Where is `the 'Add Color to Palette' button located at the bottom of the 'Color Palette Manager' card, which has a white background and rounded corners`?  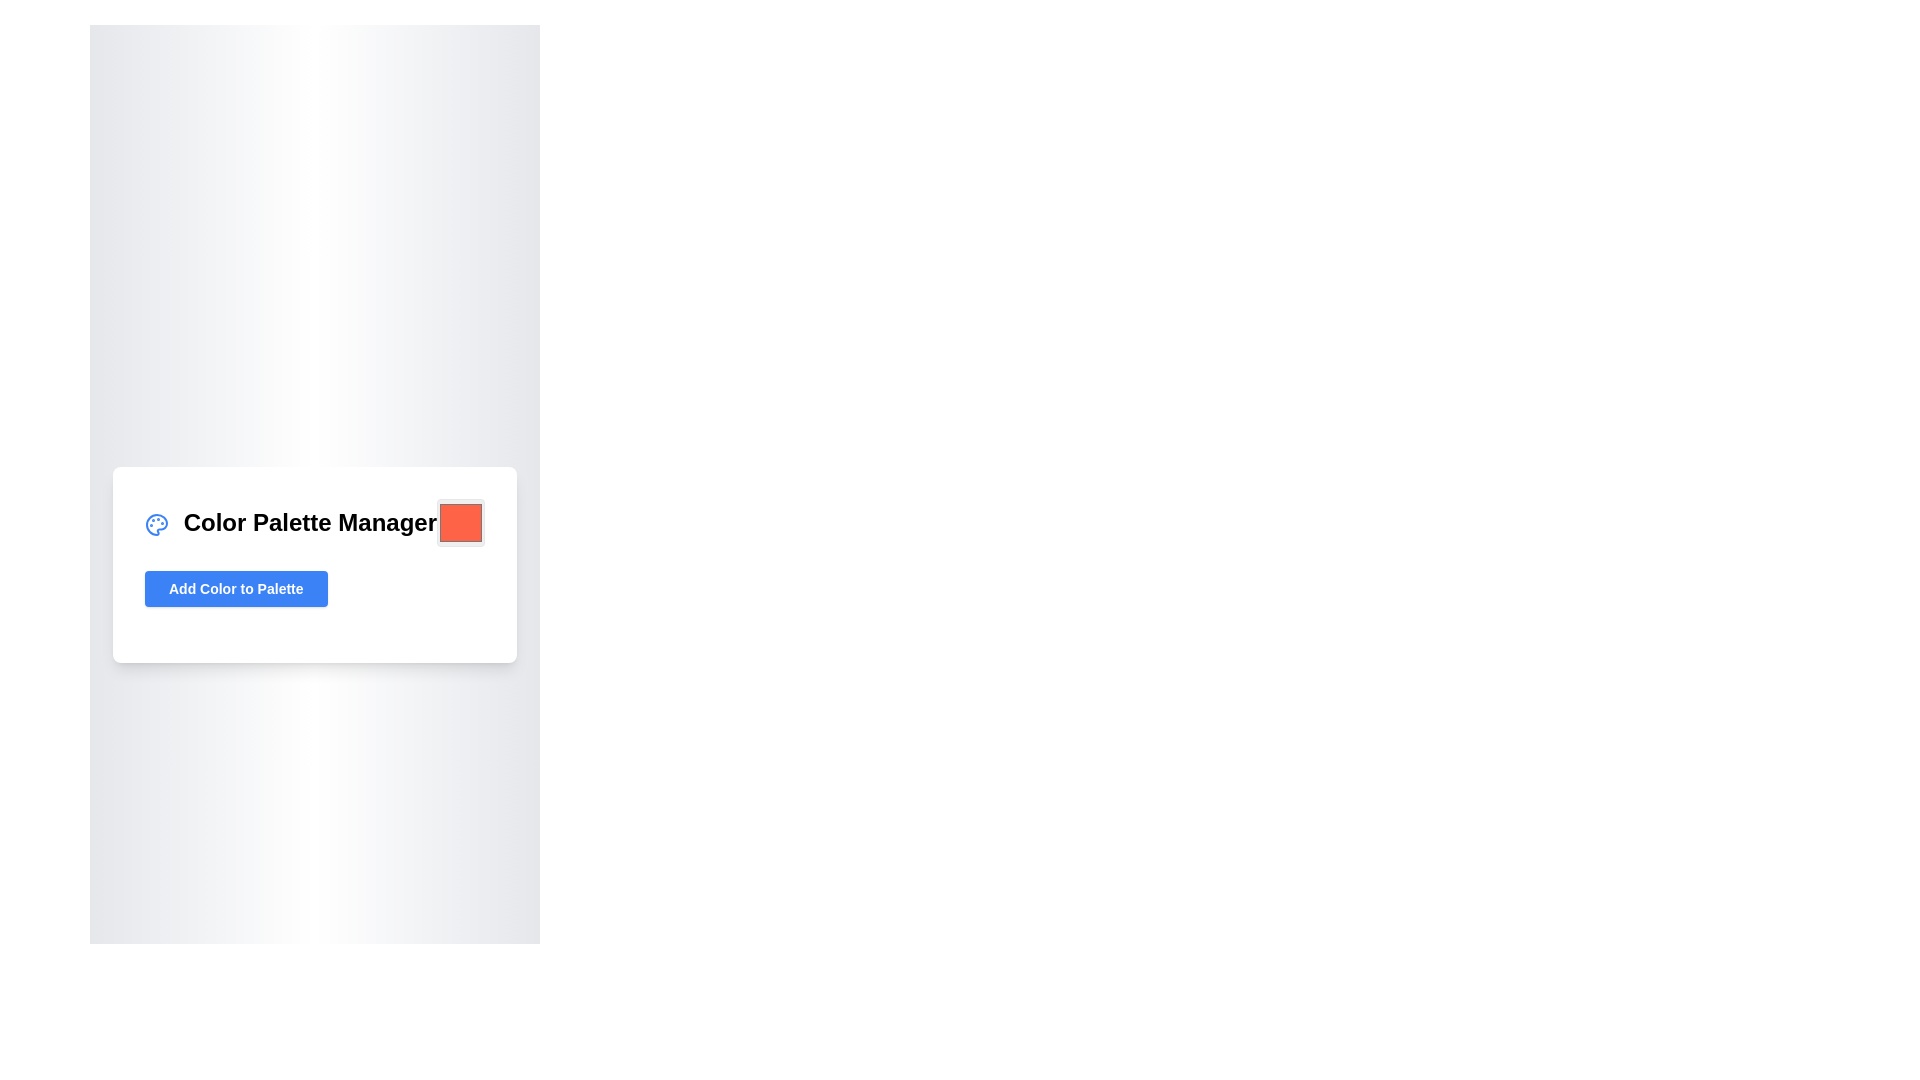 the 'Add Color to Palette' button located at the bottom of the 'Color Palette Manager' card, which has a white background and rounded corners is located at coordinates (314, 564).